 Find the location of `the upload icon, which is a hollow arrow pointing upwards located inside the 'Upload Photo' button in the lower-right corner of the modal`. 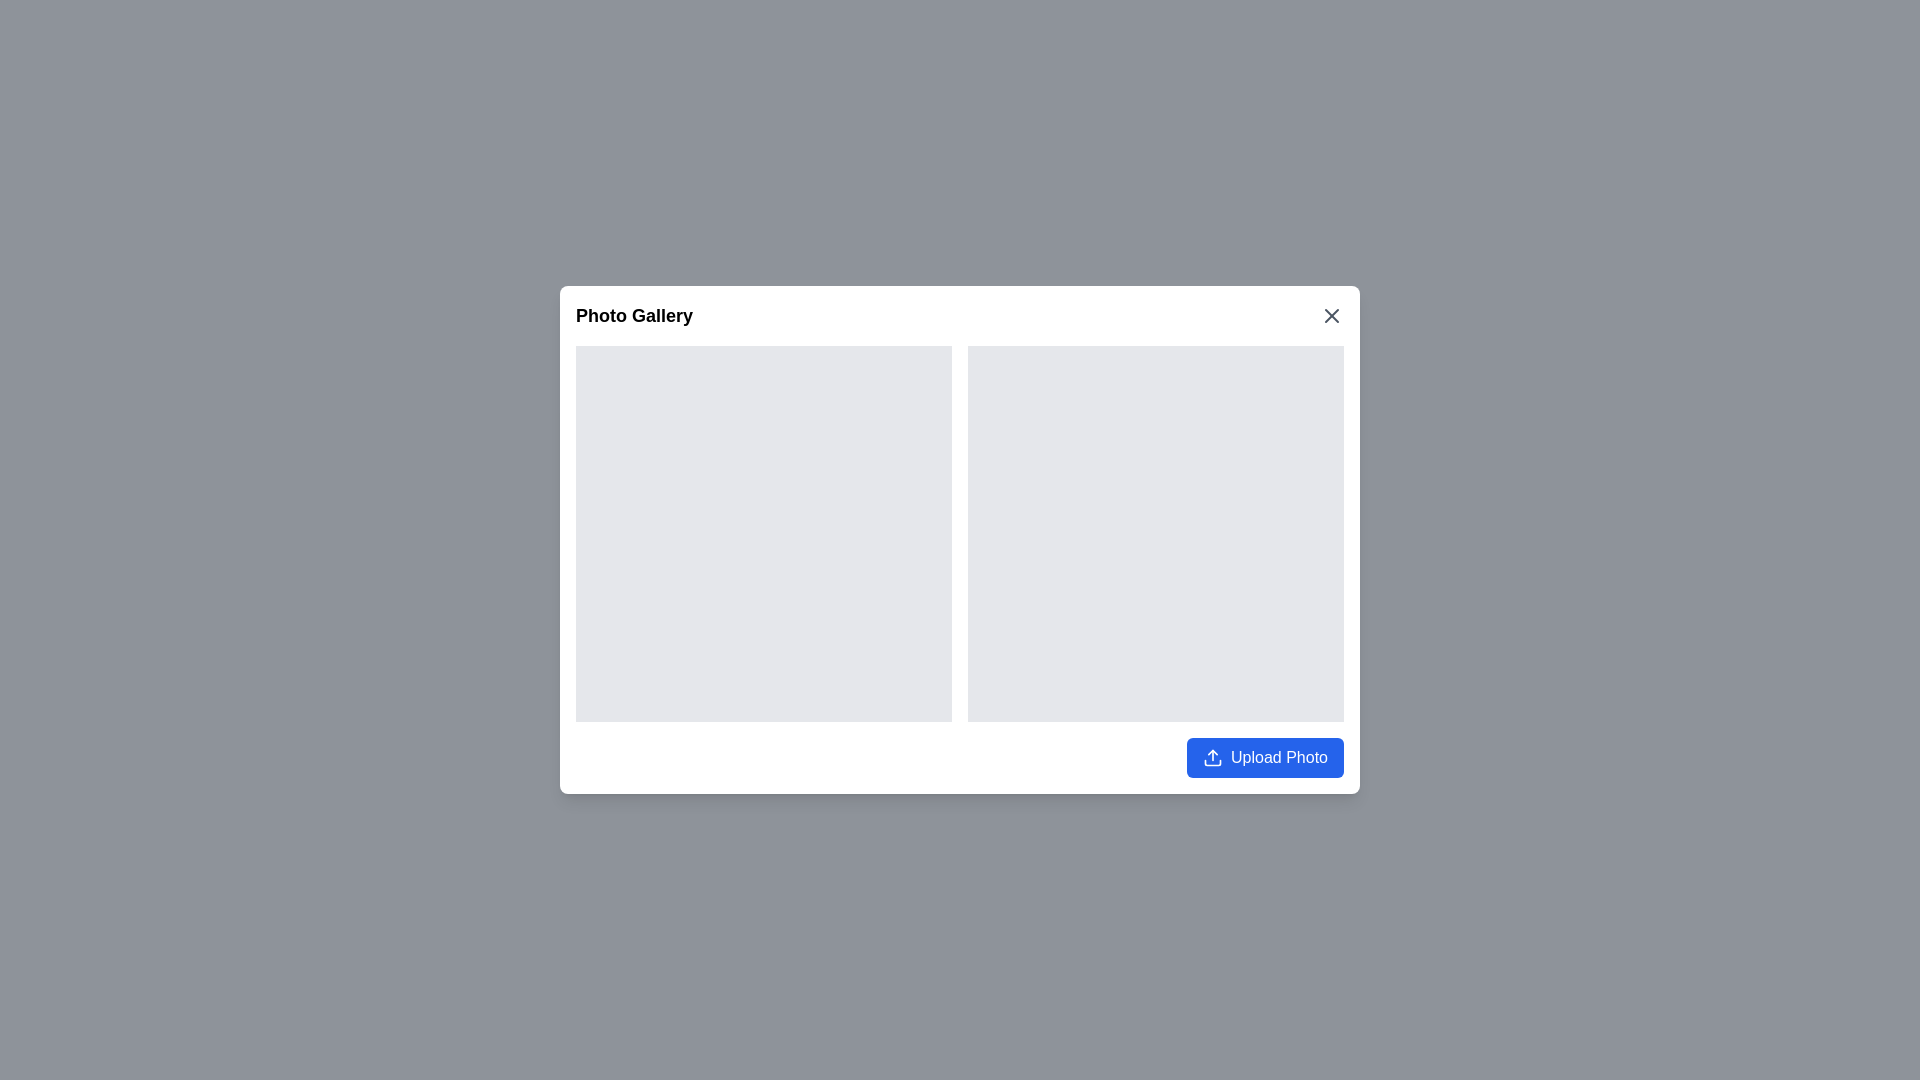

the upload icon, which is a hollow arrow pointing upwards located inside the 'Upload Photo' button in the lower-right corner of the modal is located at coordinates (1212, 758).